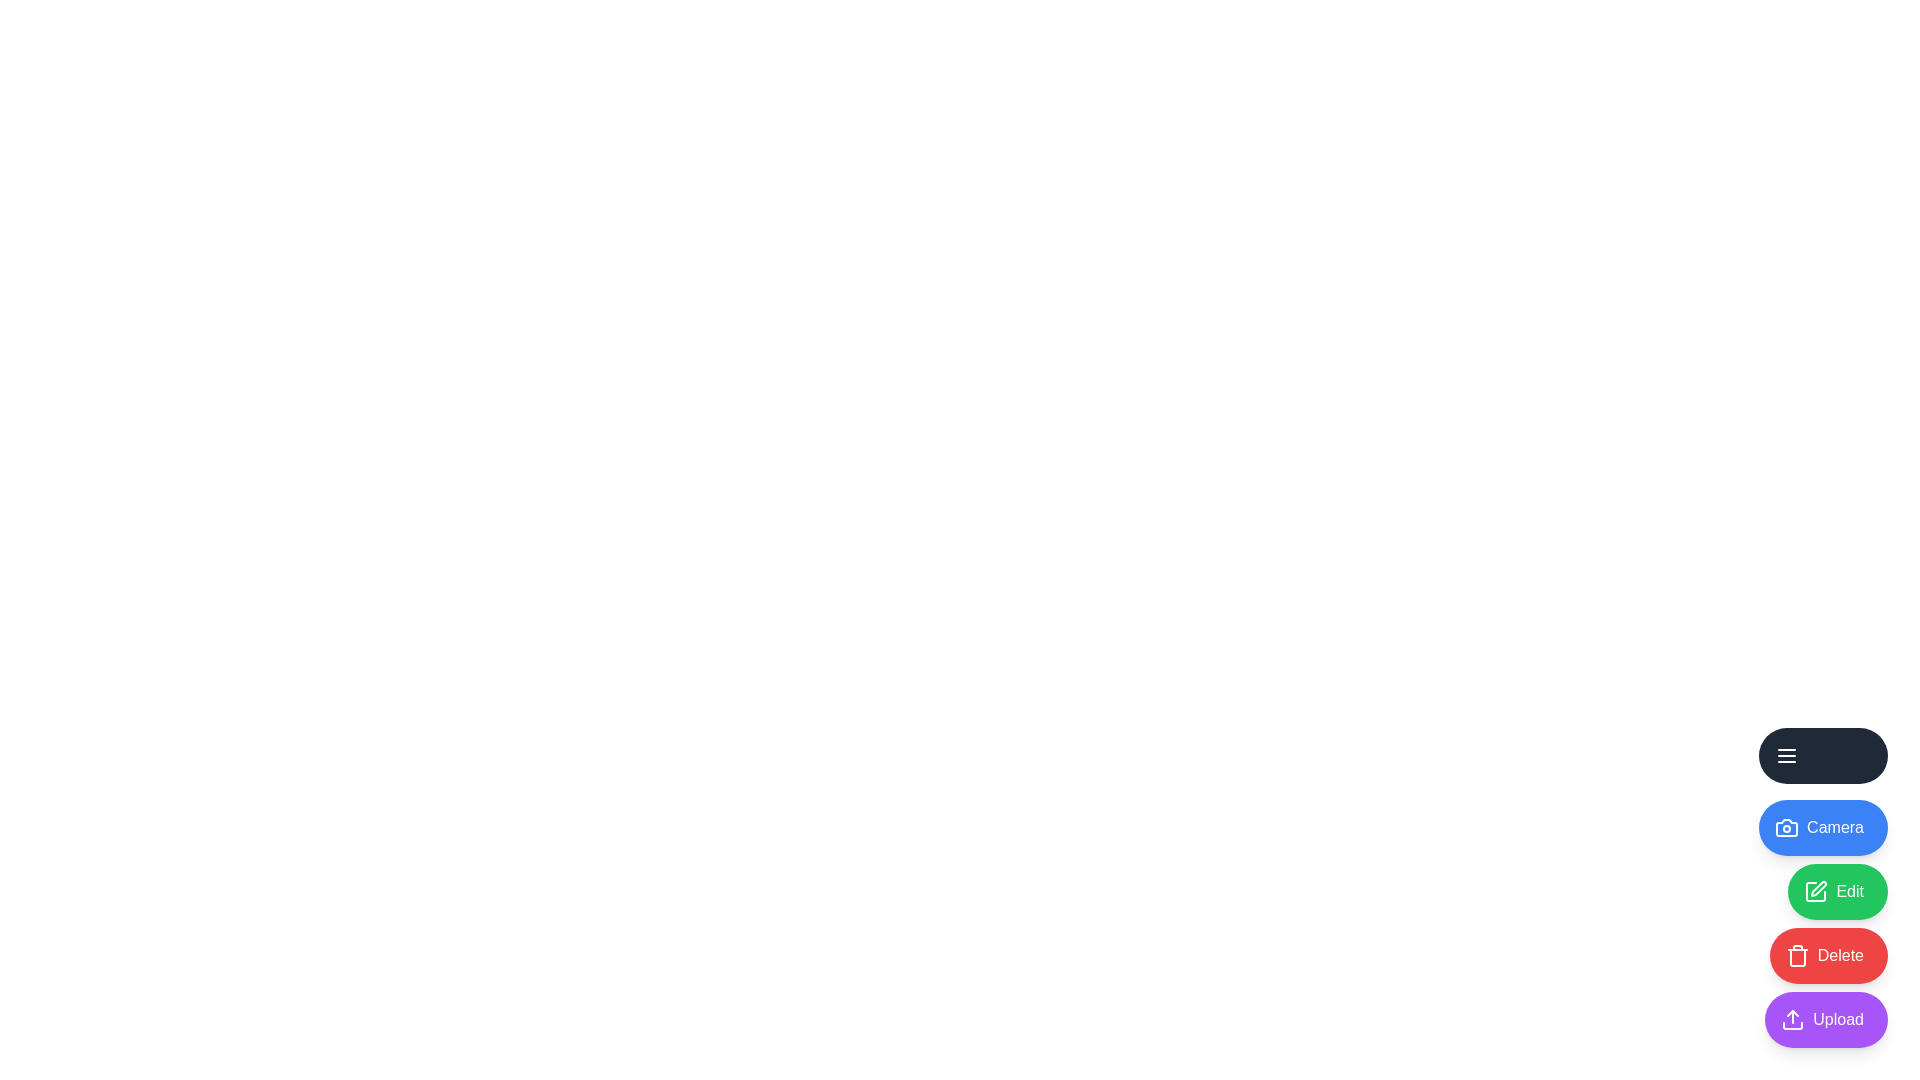 This screenshot has height=1080, width=1920. I want to click on the Upload icon to interact with it, so click(1826, 1019).